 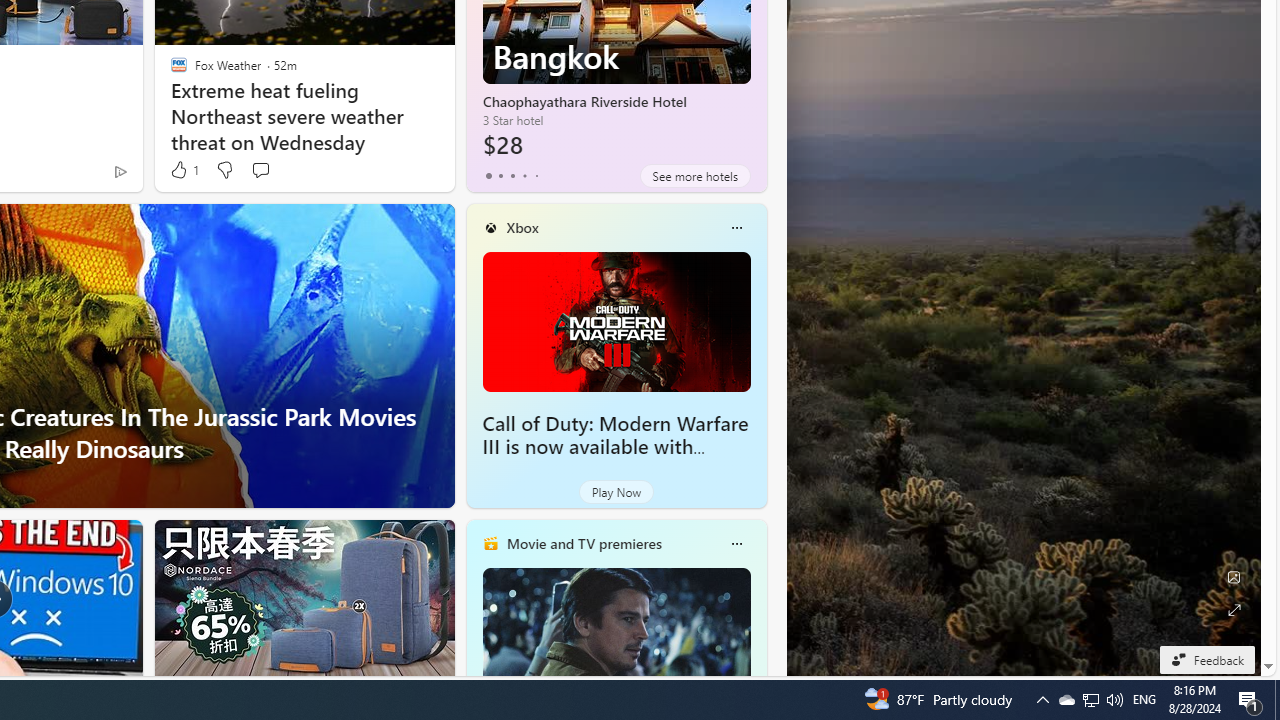 What do you see at coordinates (522, 226) in the screenshot?
I see `'Xbox'` at bounding box center [522, 226].